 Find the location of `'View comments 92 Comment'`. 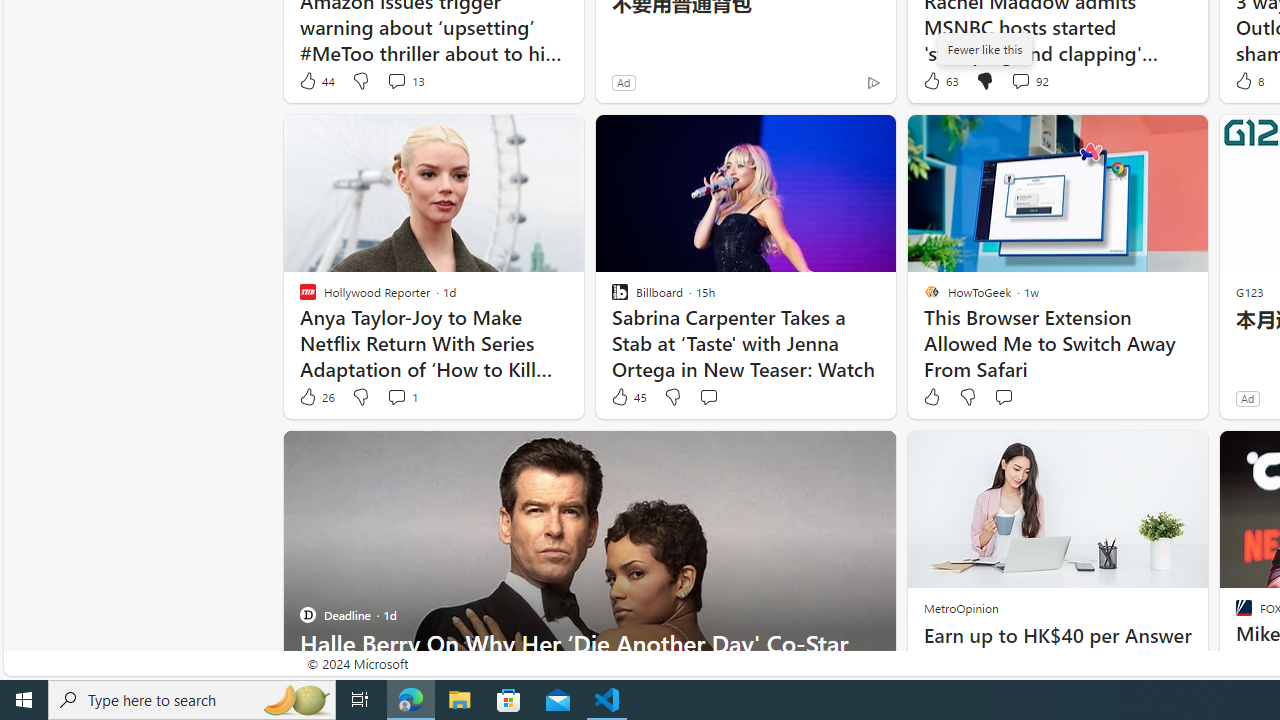

'View comments 92 Comment' is located at coordinates (1029, 80).